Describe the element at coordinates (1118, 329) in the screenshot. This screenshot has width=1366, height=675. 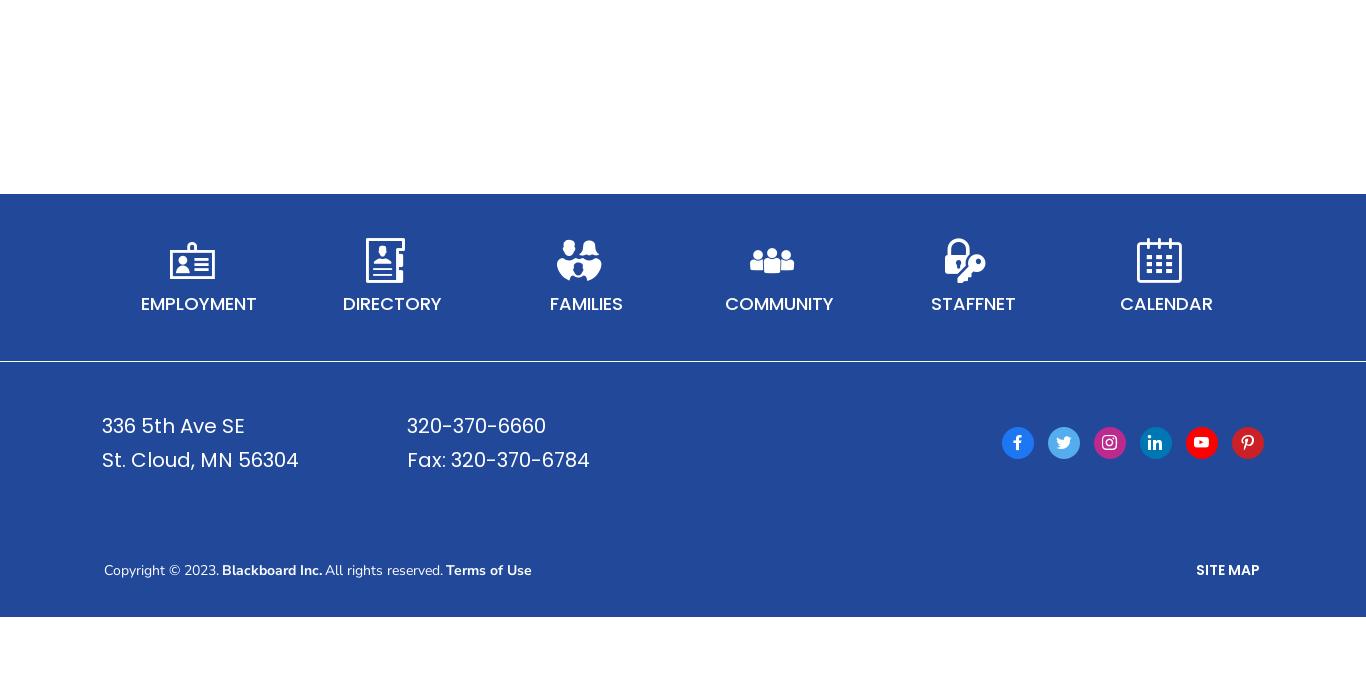
I see `'Calendar'` at that location.